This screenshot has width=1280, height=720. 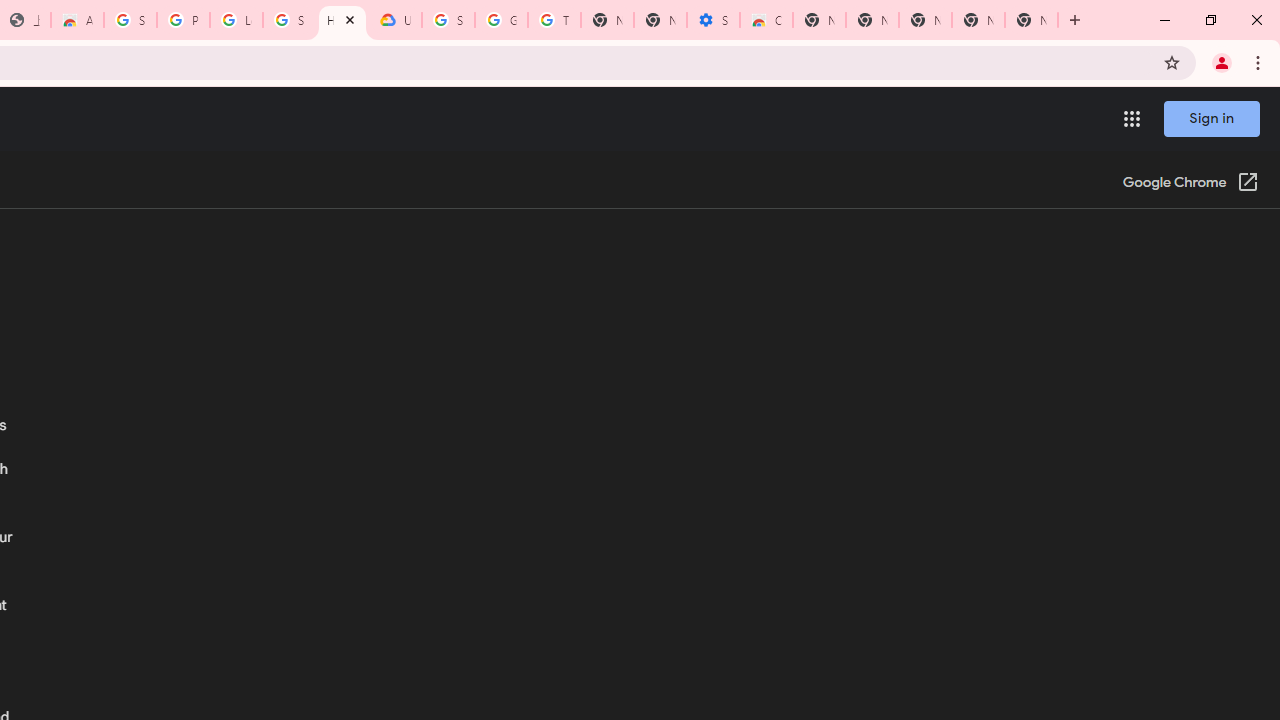 I want to click on 'Awesome Screen Recorder & Screenshot - Chrome Web Store', so click(x=77, y=20).